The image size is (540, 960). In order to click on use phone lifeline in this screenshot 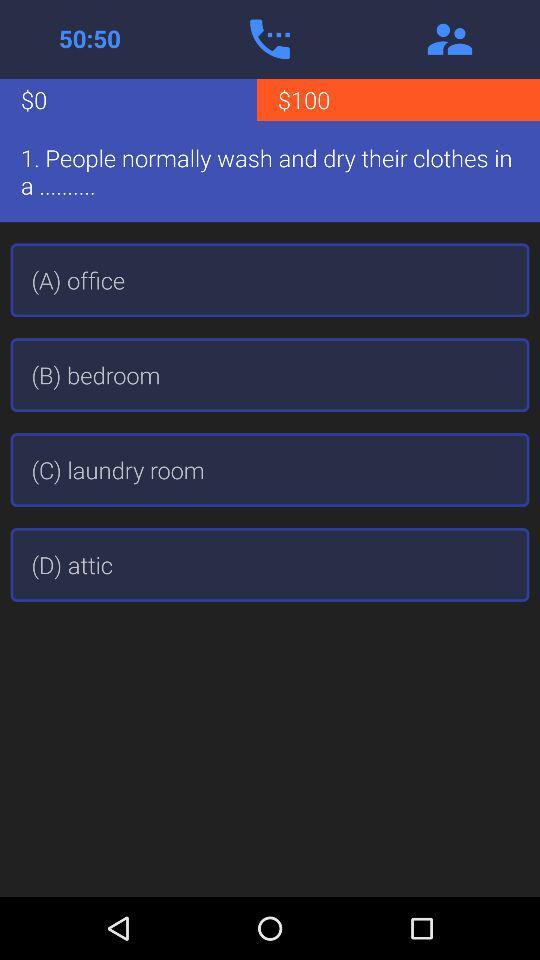, I will do `click(270, 38)`.